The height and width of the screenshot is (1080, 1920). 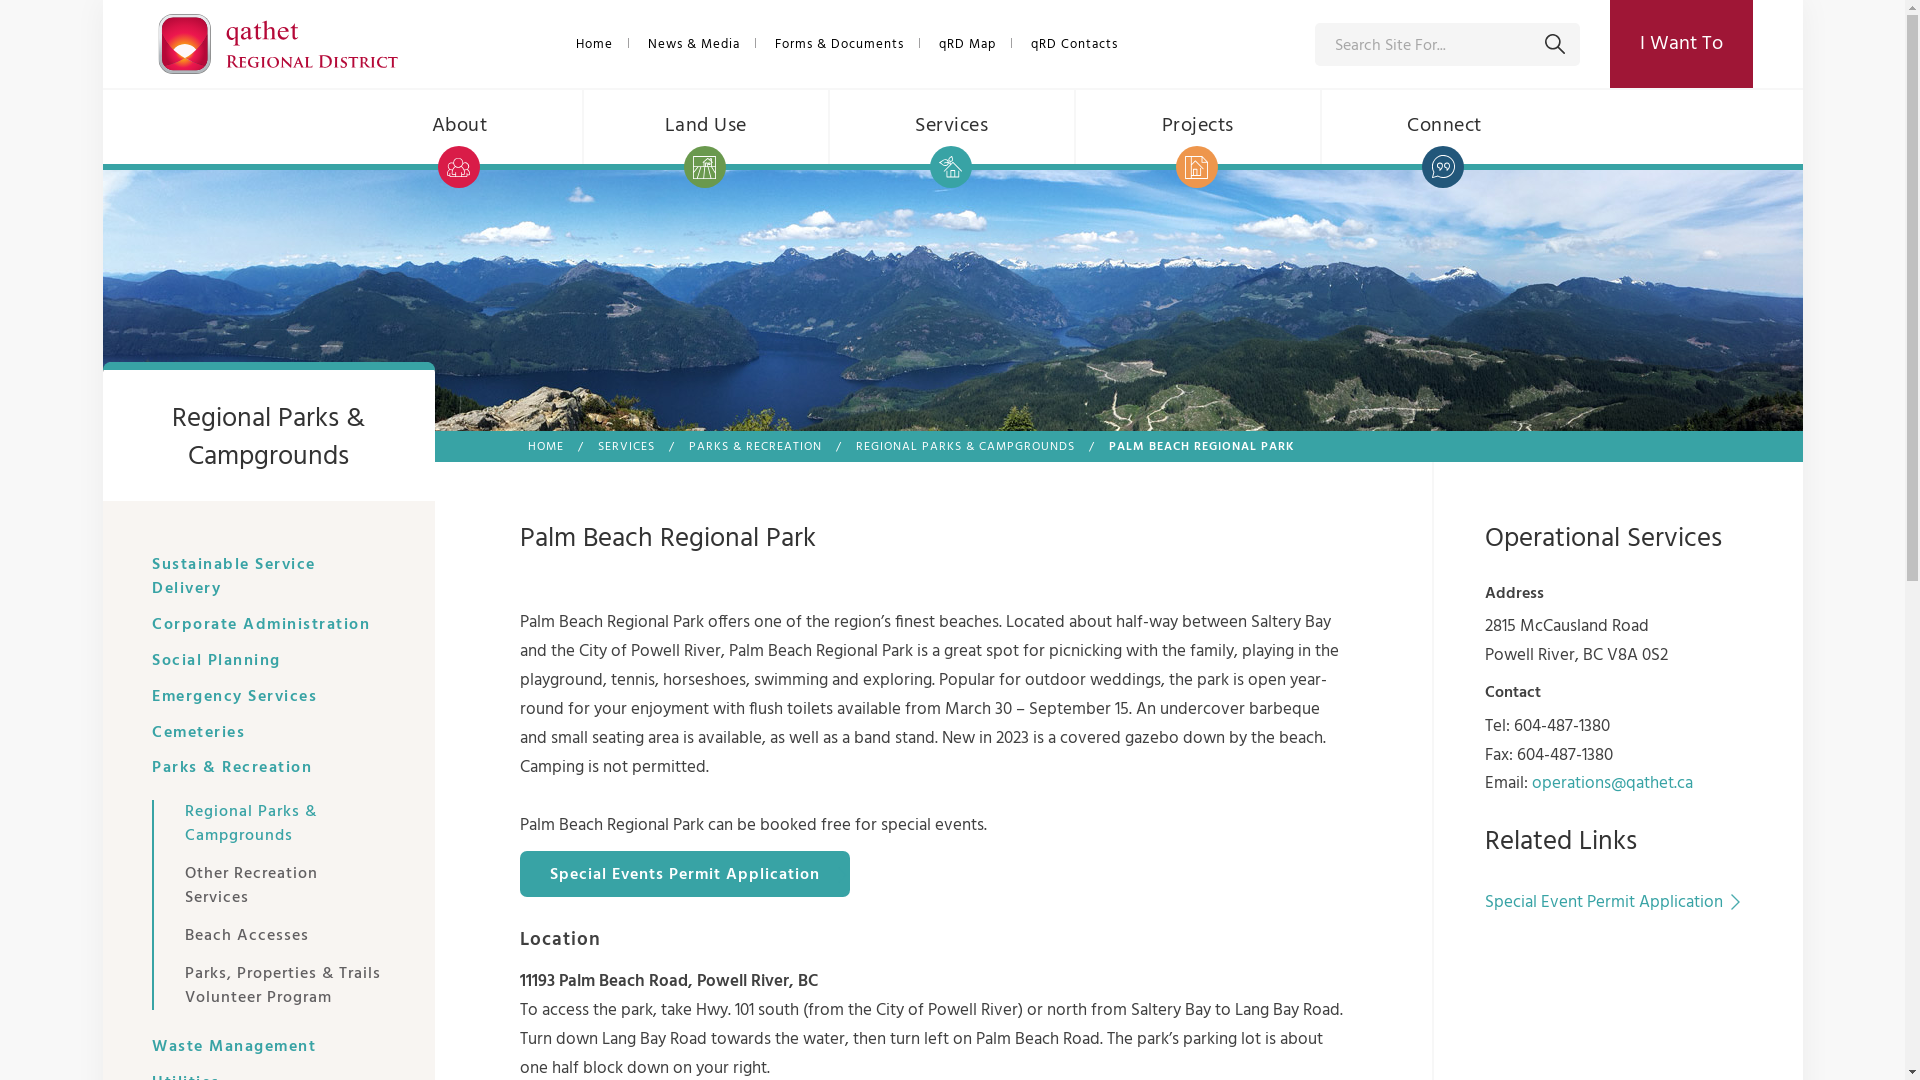 I want to click on 'HOME', so click(x=546, y=446).